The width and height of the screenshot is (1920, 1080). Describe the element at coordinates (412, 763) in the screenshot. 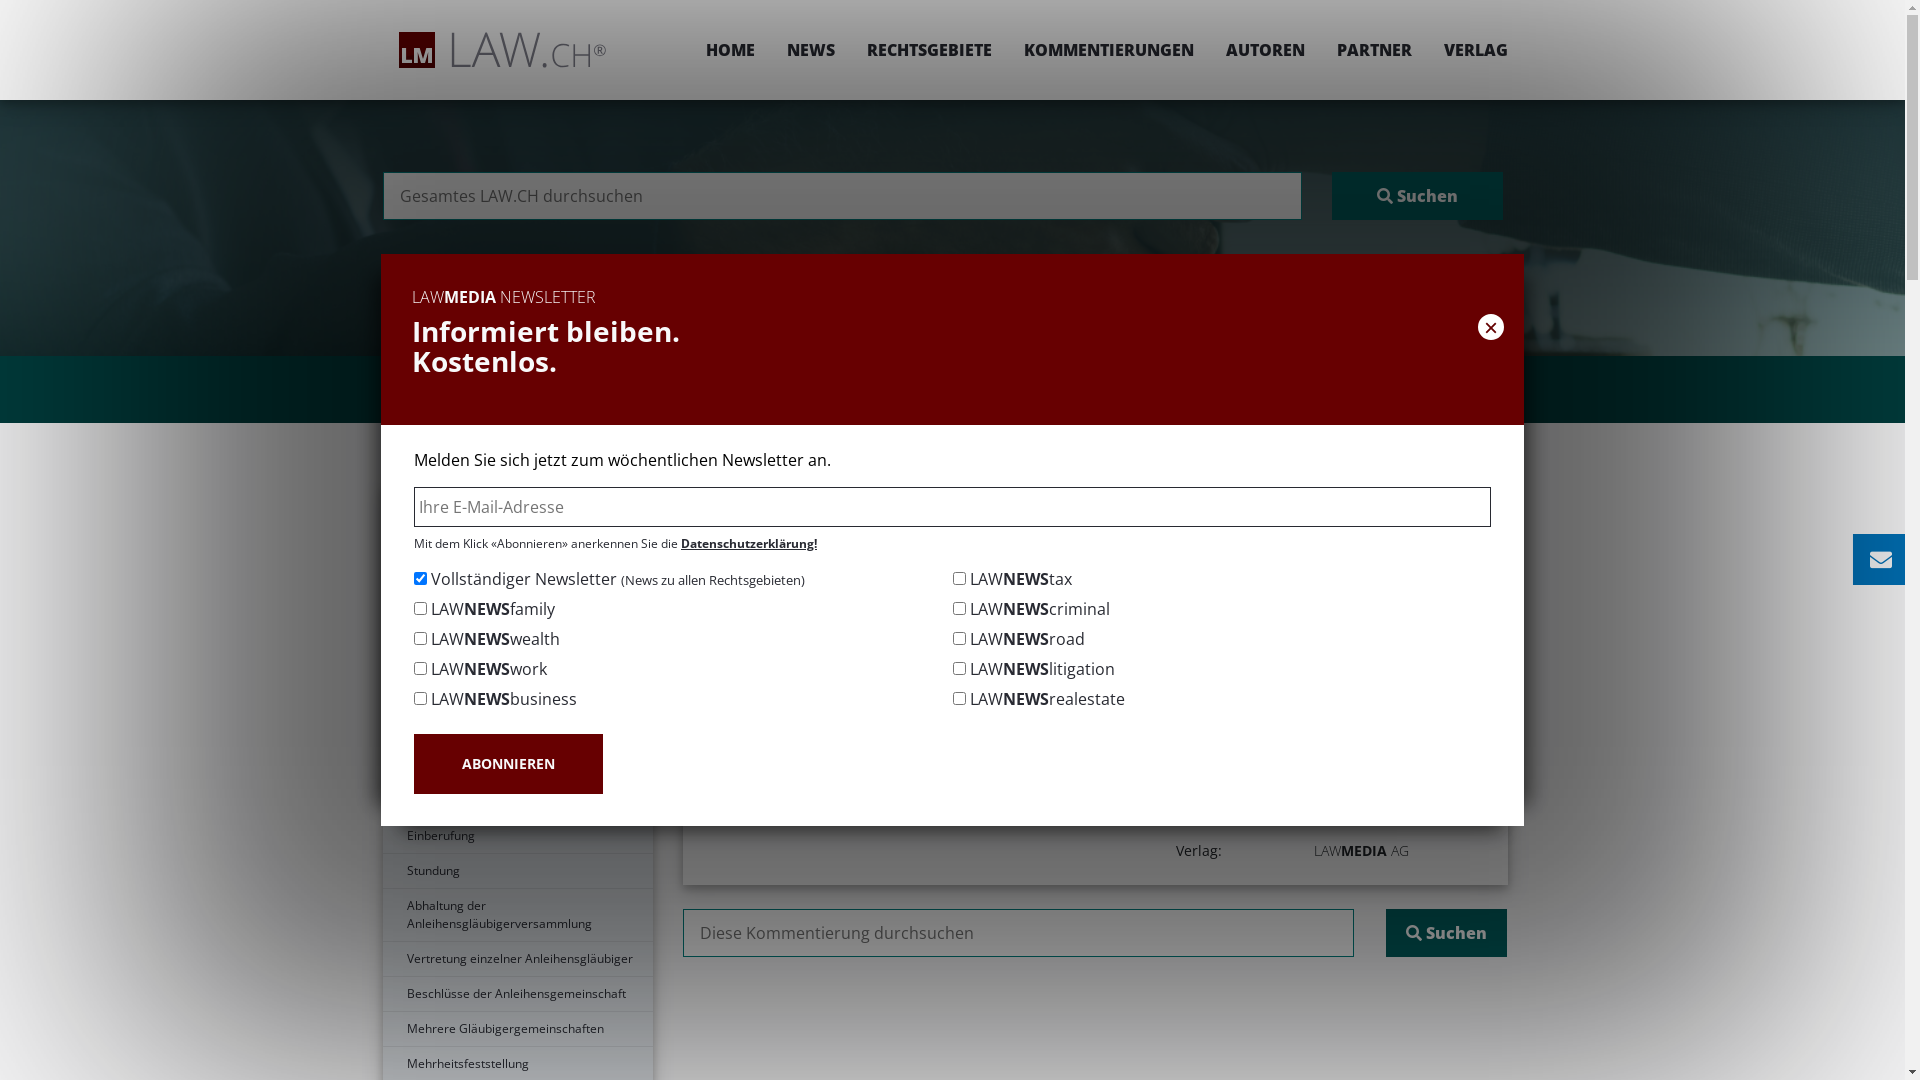

I see `'ABONNIEREN'` at that location.